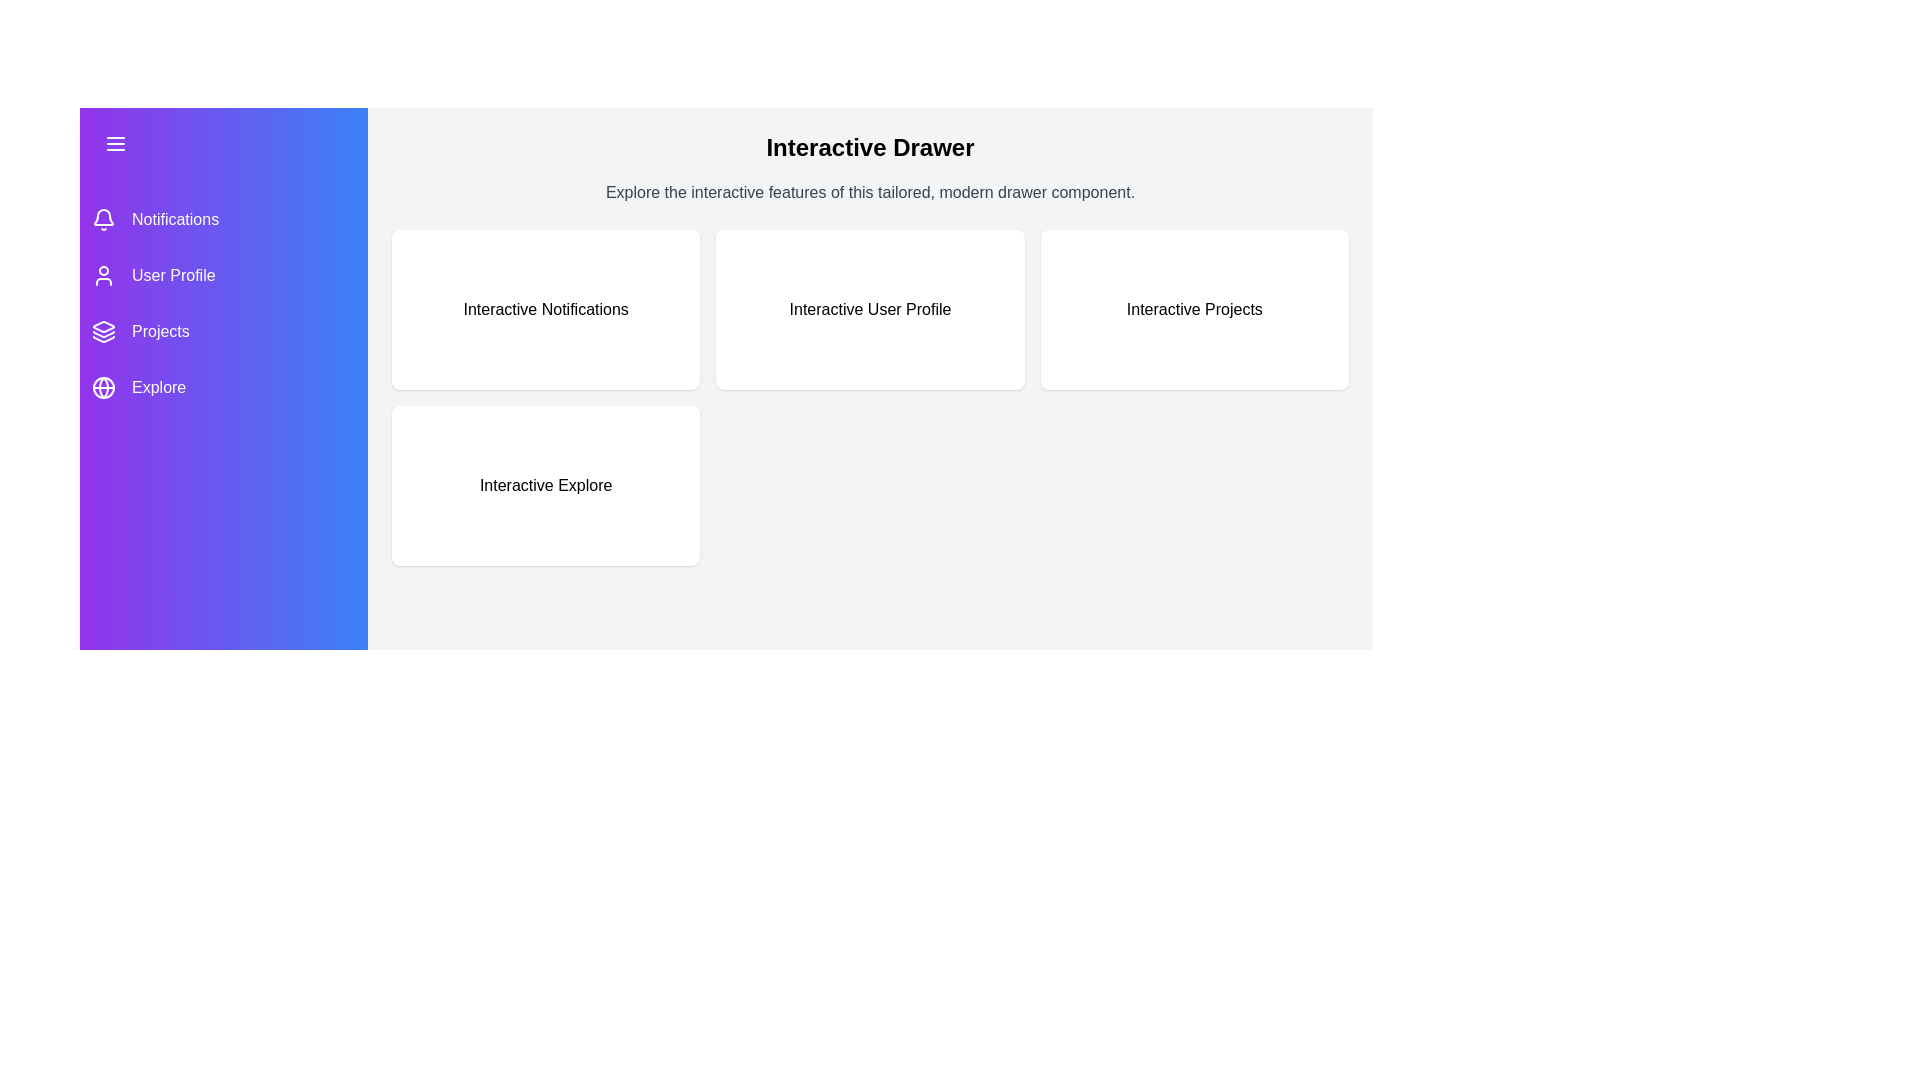  I want to click on the menu item Projects, so click(224, 330).